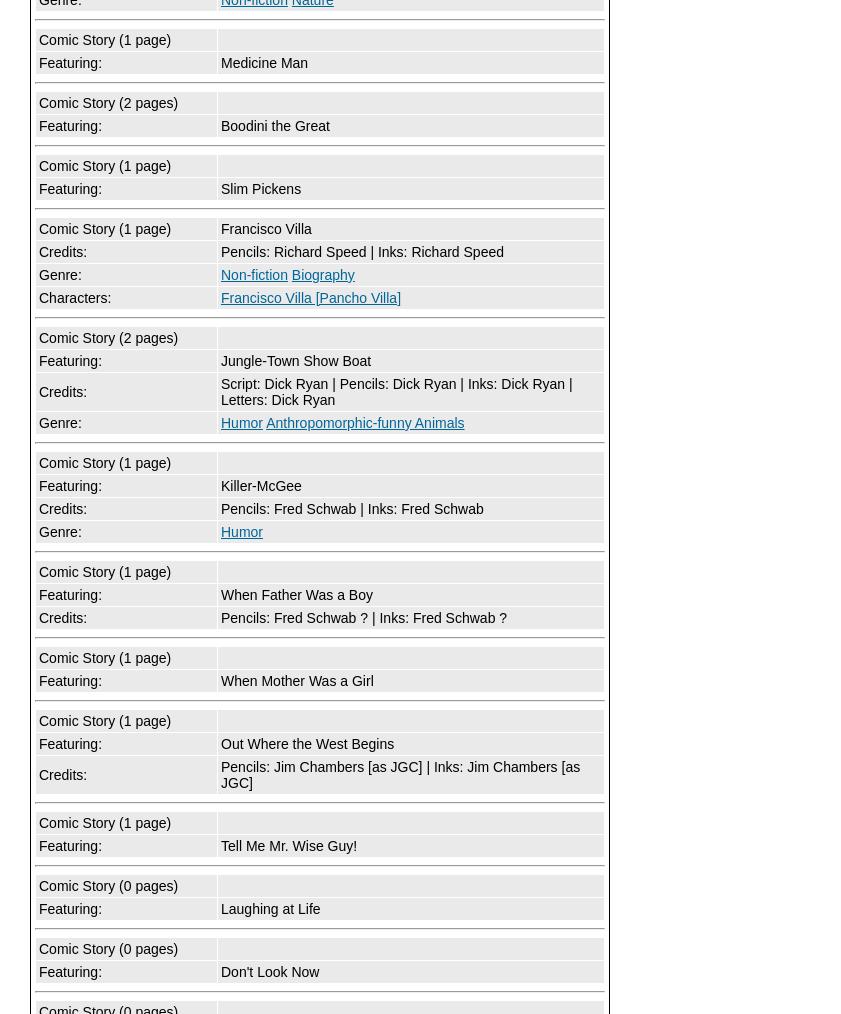  I want to click on 'Biography', so click(321, 274).